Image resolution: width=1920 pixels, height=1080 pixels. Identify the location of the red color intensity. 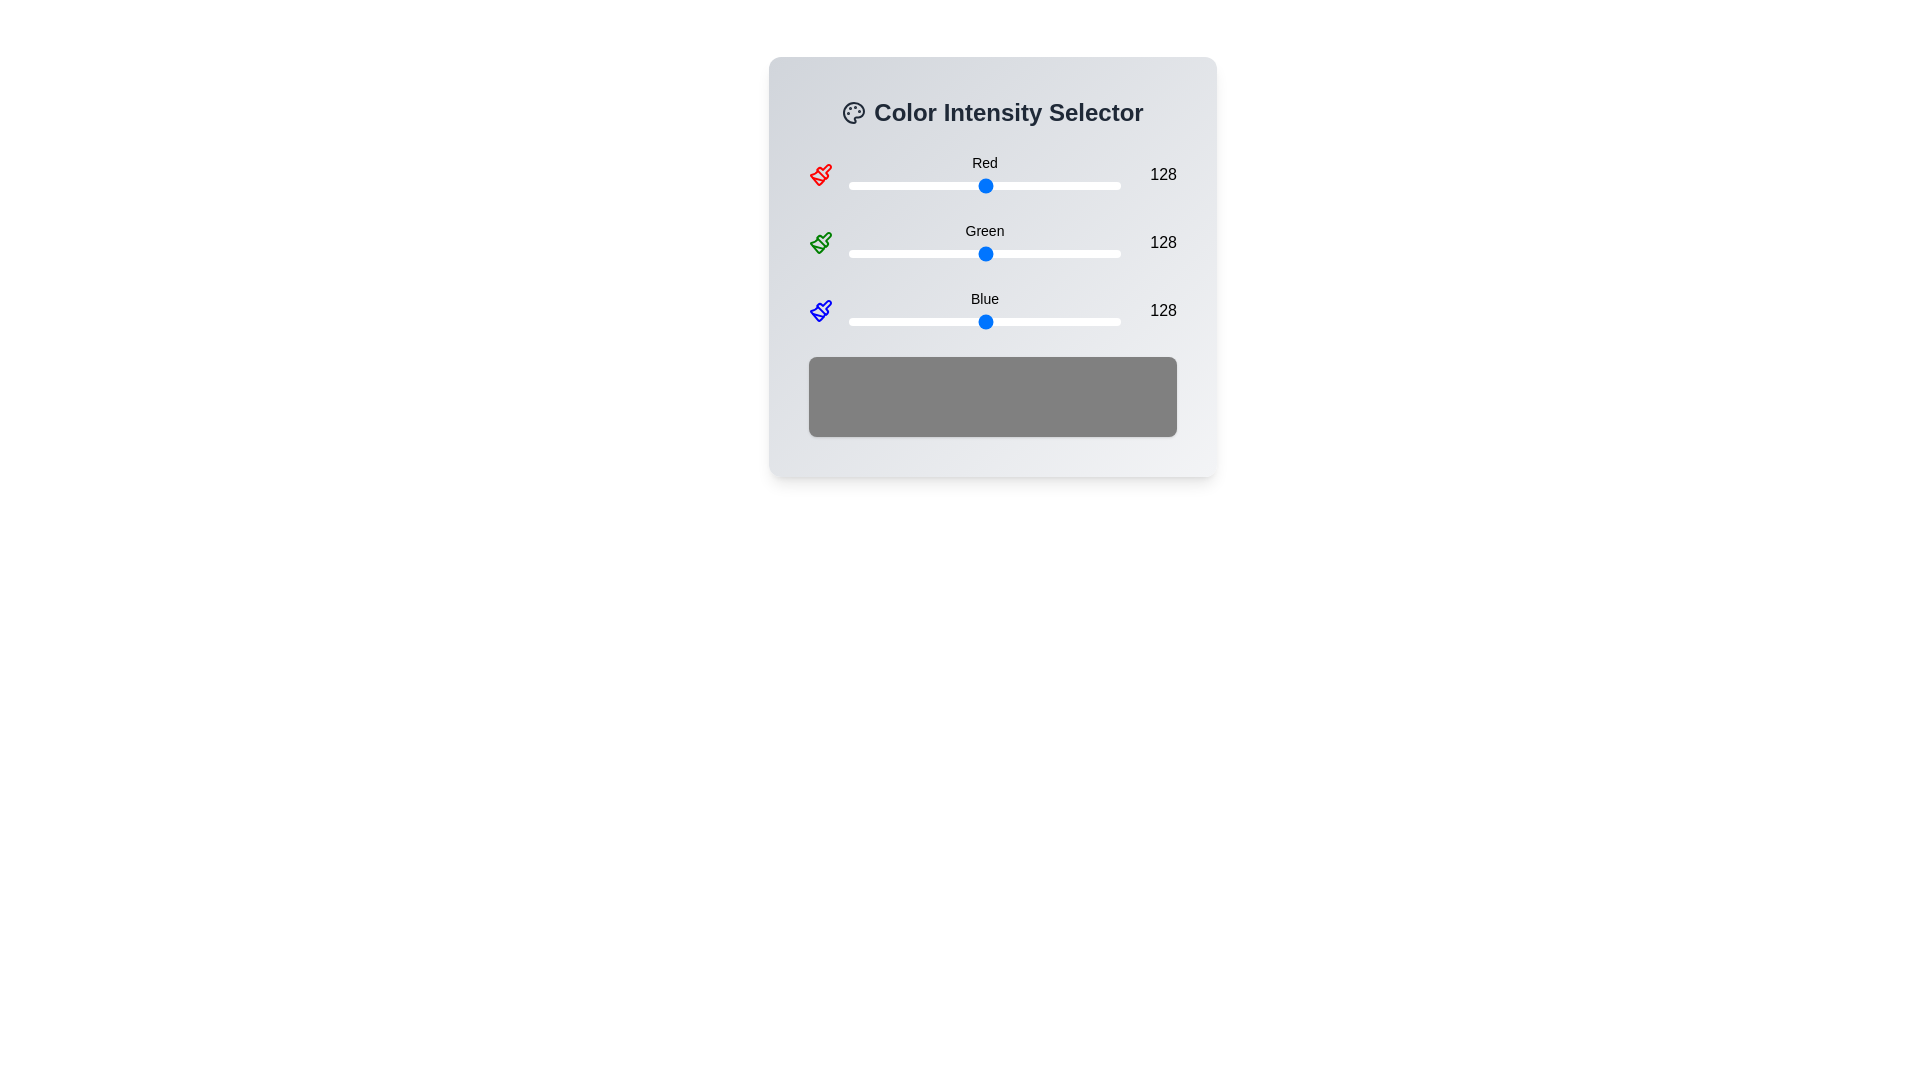
(1078, 185).